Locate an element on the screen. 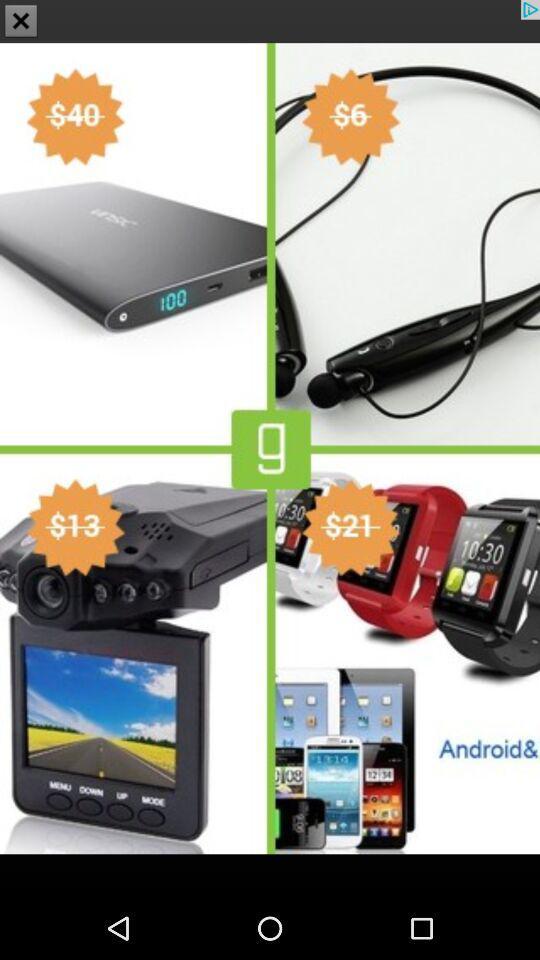 The image size is (540, 960). the close icon is located at coordinates (20, 21).